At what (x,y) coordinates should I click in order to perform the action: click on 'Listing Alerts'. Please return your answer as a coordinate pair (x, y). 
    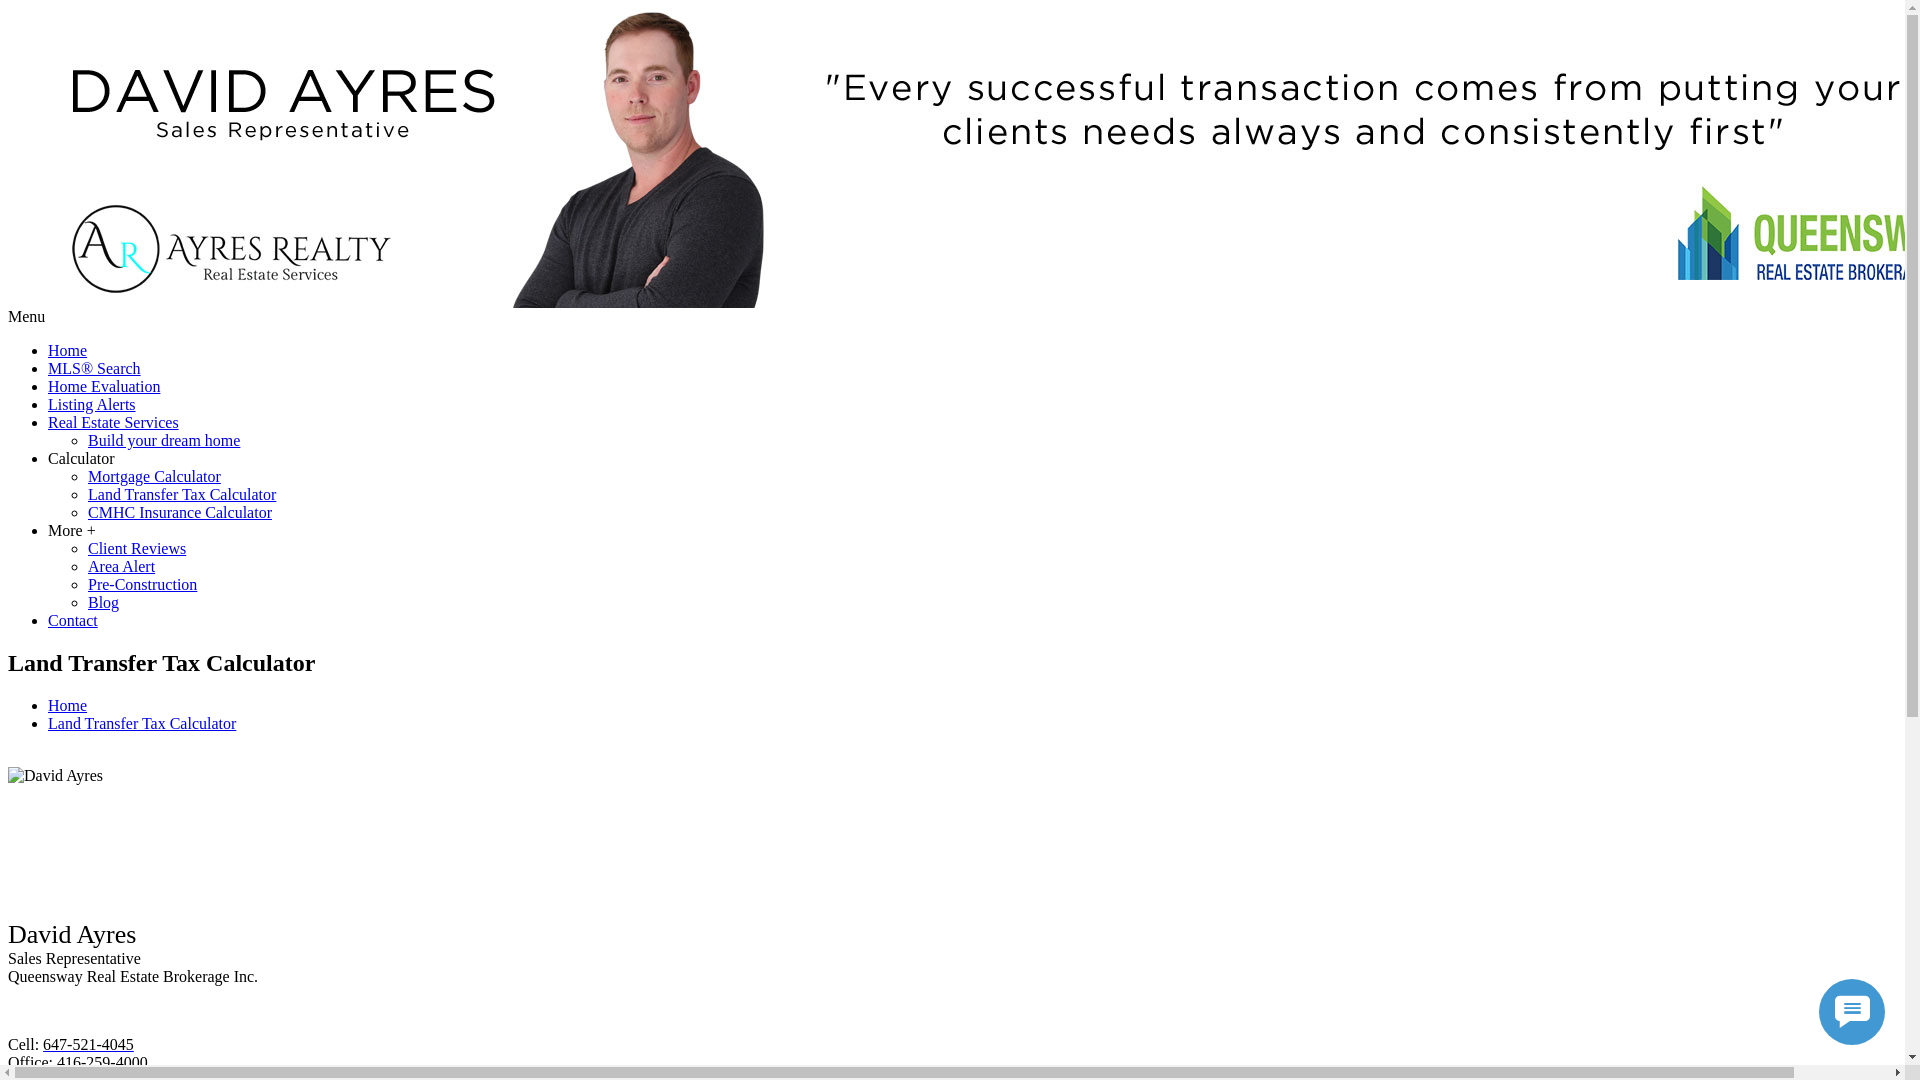
    Looking at the image, I should click on (90, 404).